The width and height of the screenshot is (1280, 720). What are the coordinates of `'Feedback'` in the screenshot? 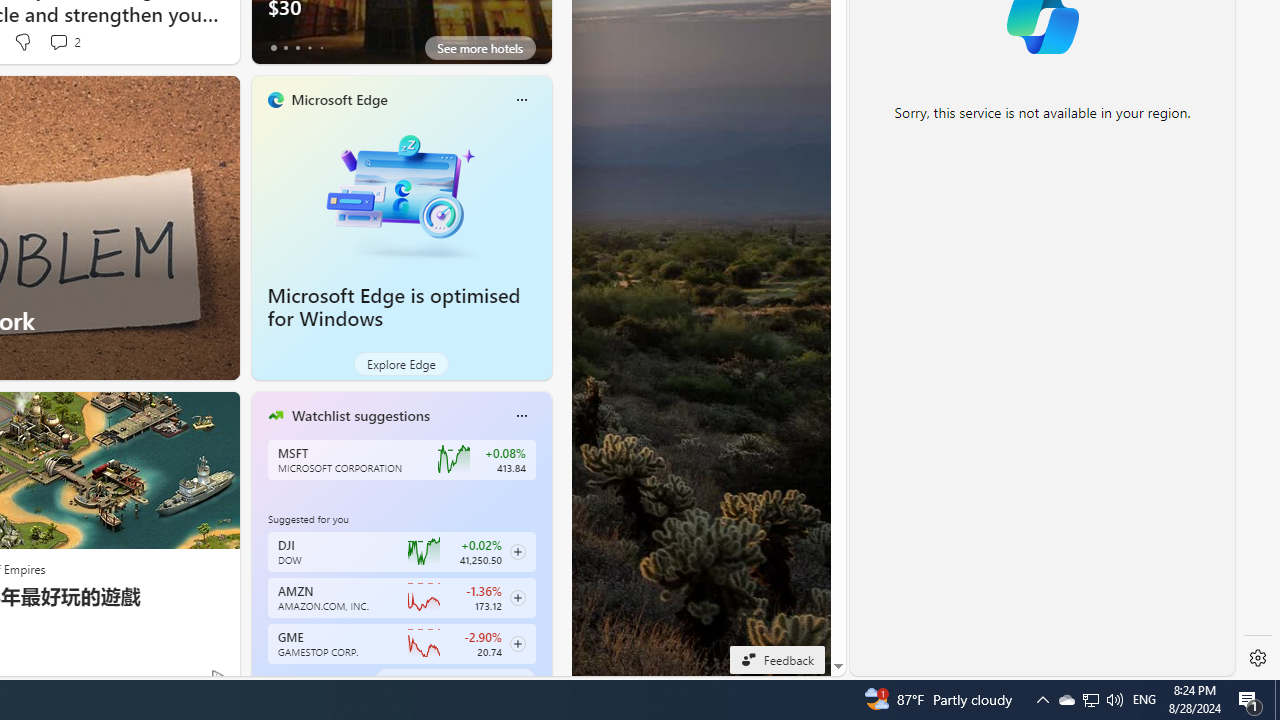 It's located at (776, 659).